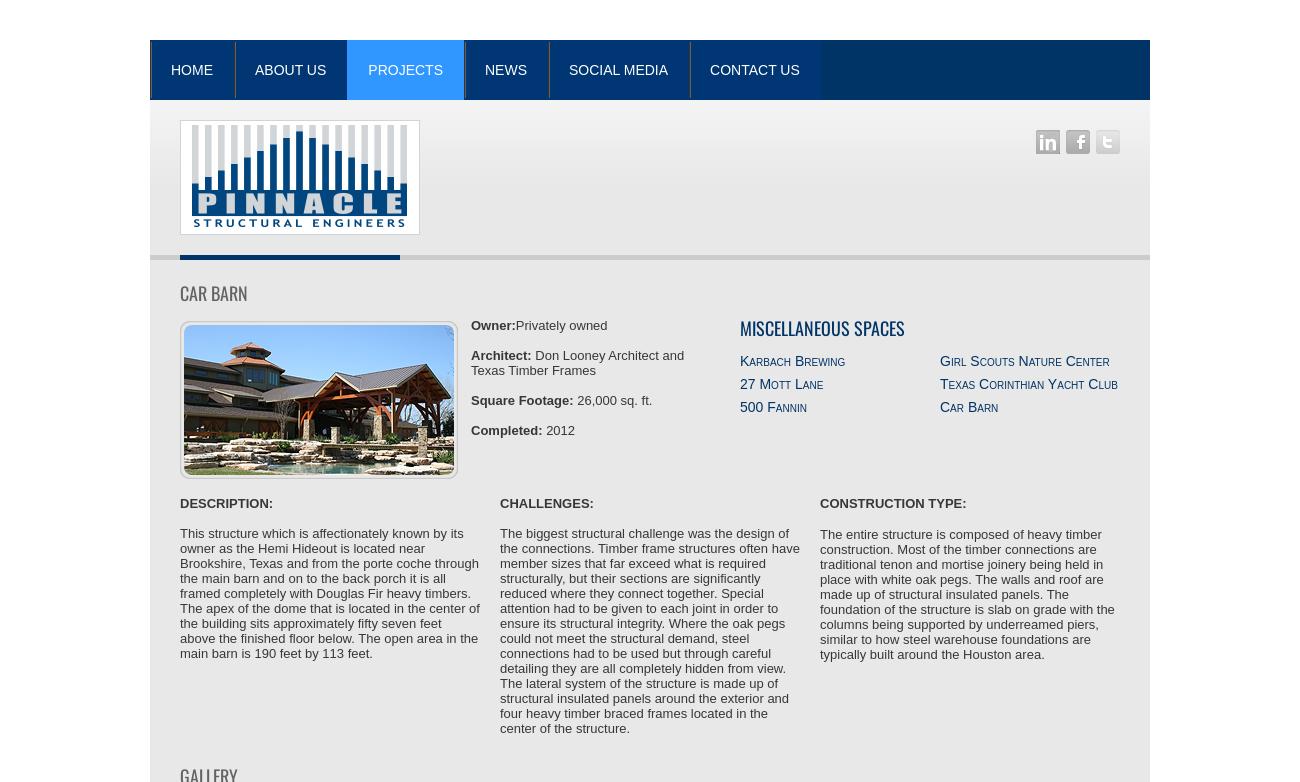 The height and width of the screenshot is (782, 1300). I want to click on 'Don Looney Architect and Texas Timber Frames', so click(576, 362).